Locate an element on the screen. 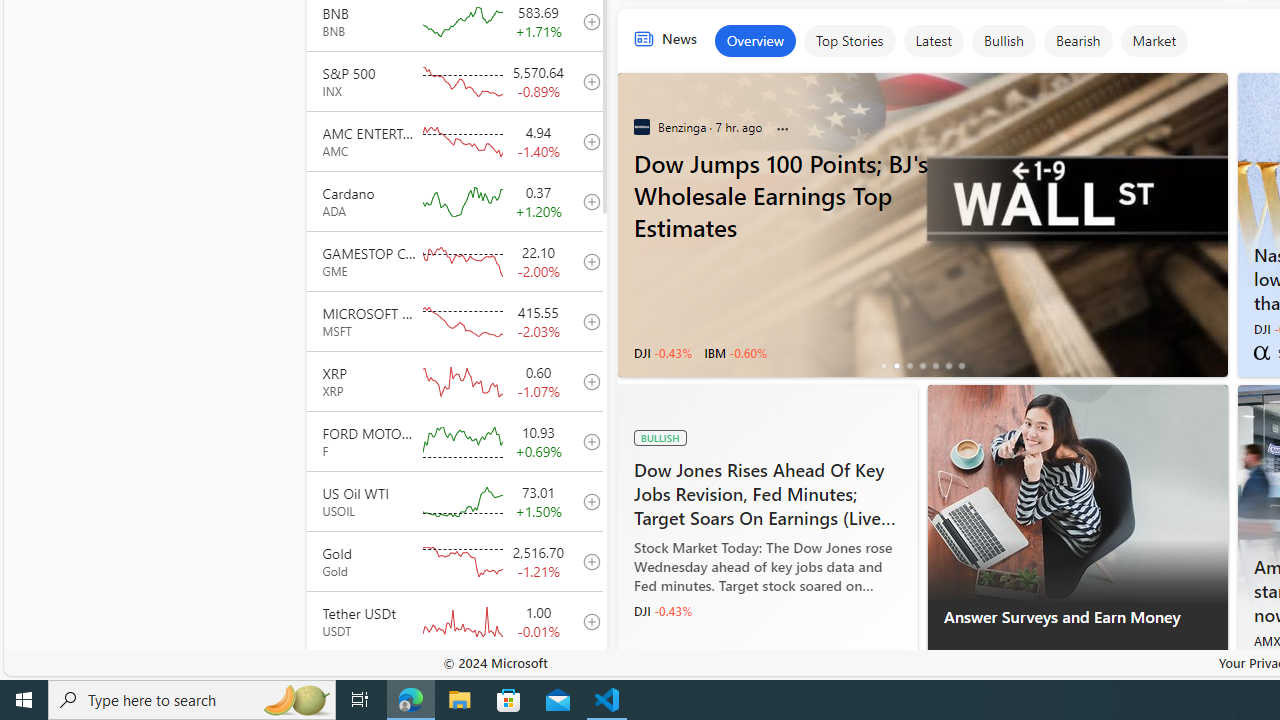 This screenshot has width=1280, height=720. 'Market' is located at coordinates (1153, 41).